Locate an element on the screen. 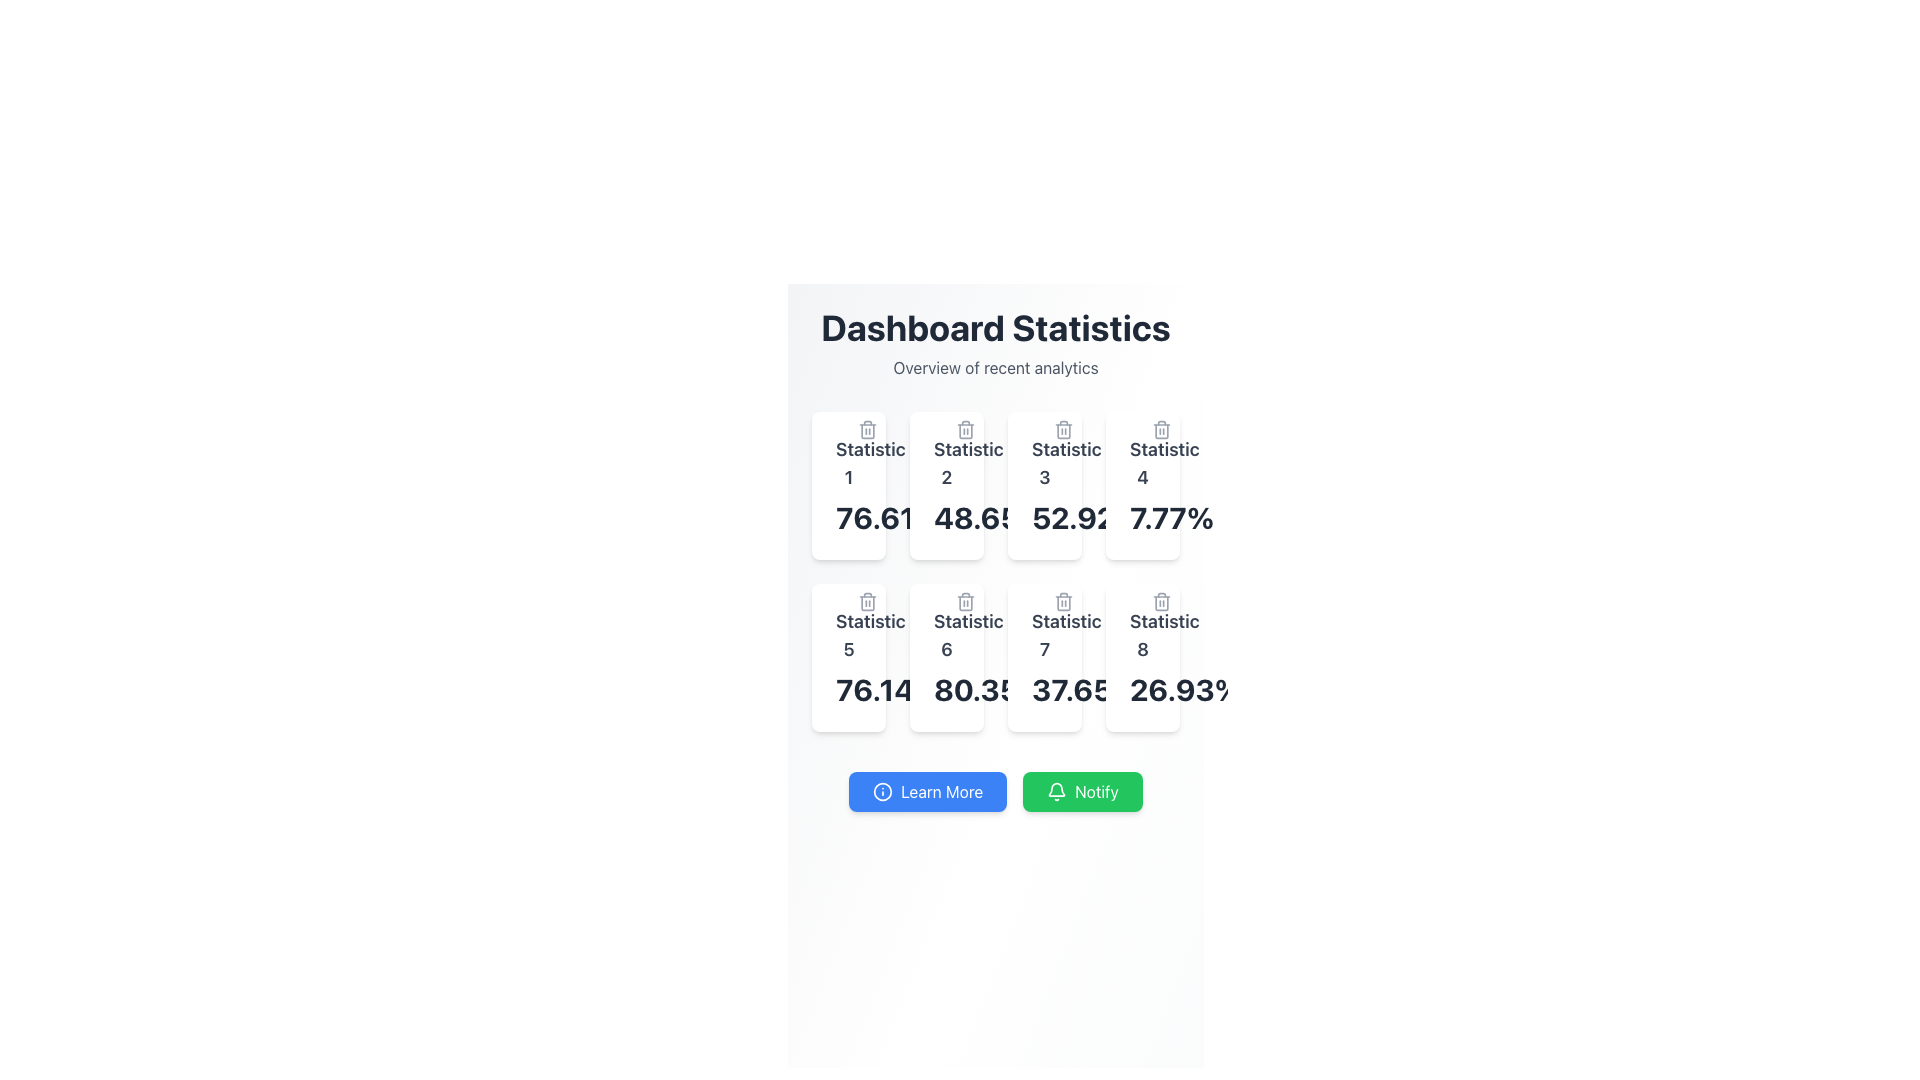 This screenshot has height=1080, width=1920. statistics labeled on the Content Card displaying 'Statistic 5' and '76.14%' located in the first column of the second row in a 2x4 grid is located at coordinates (849, 658).